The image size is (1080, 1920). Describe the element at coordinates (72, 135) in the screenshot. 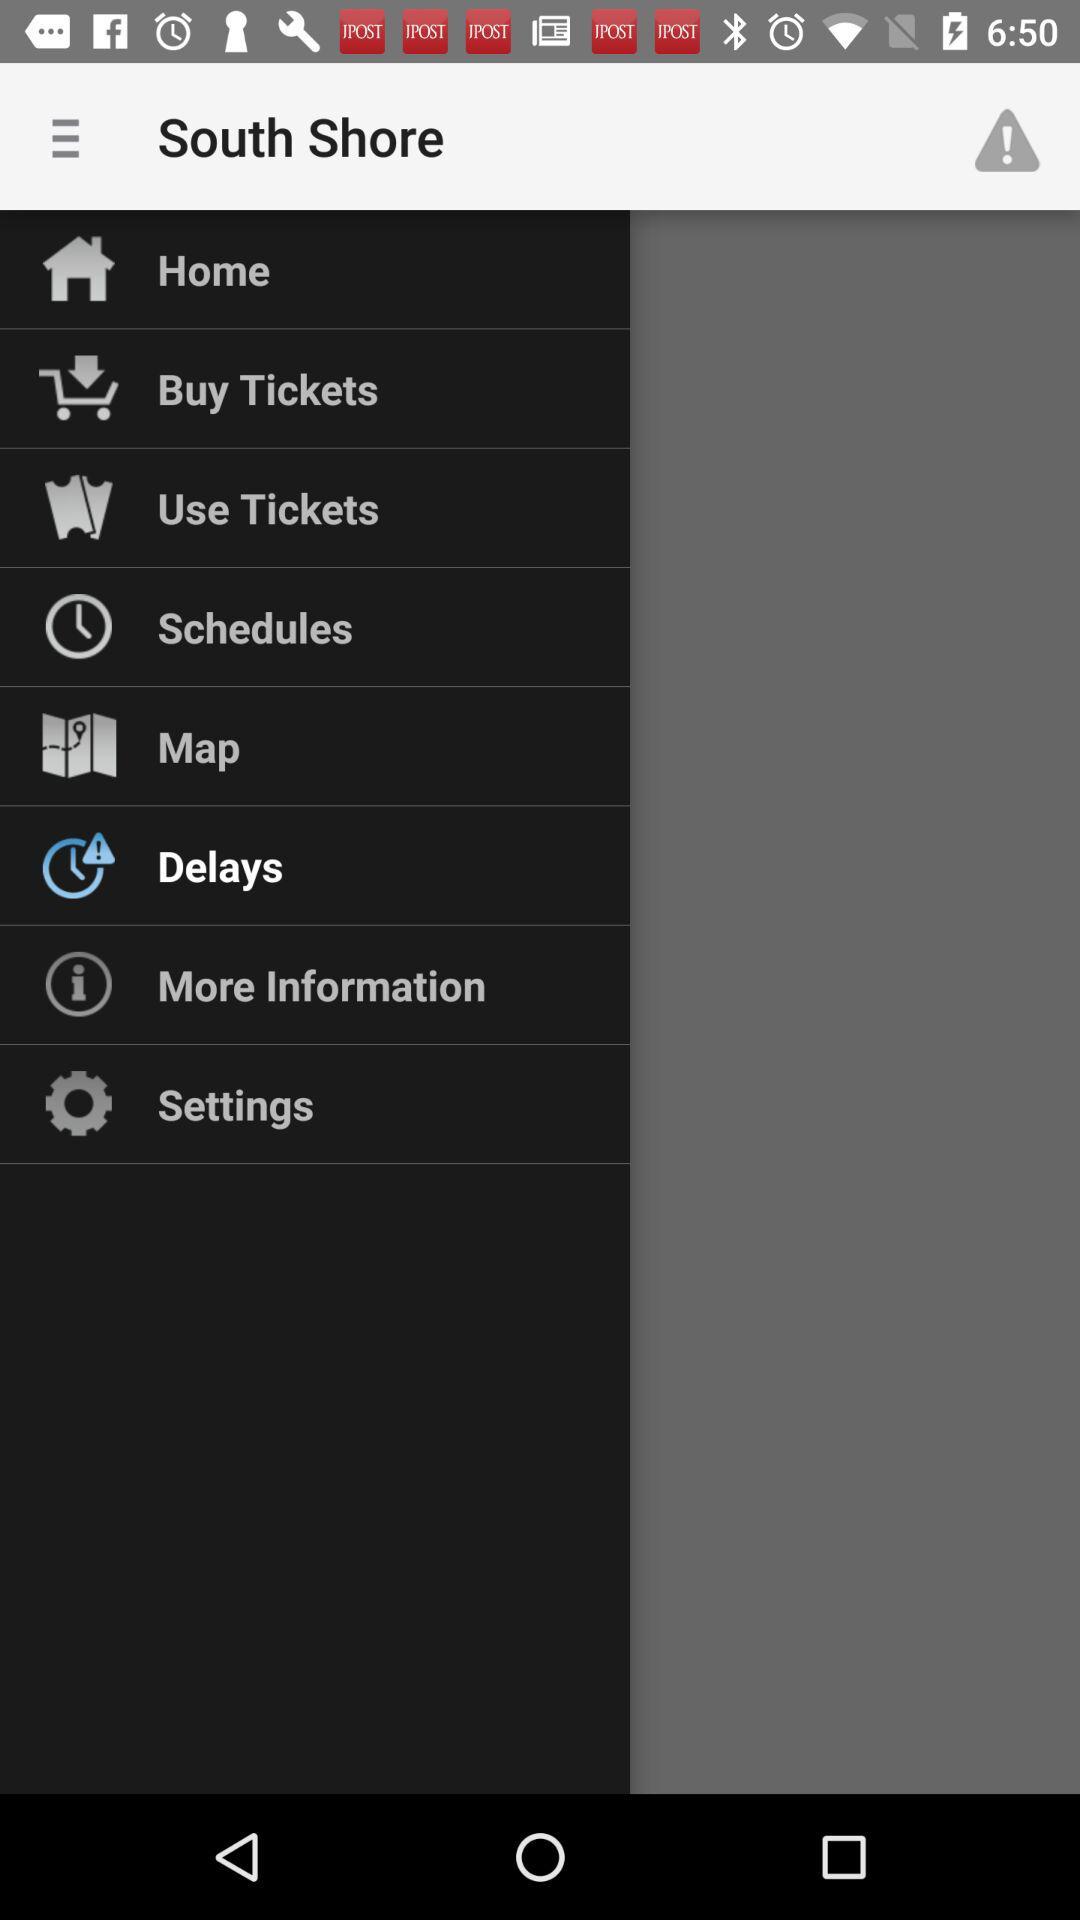

I see `the icon to the left of home icon` at that location.